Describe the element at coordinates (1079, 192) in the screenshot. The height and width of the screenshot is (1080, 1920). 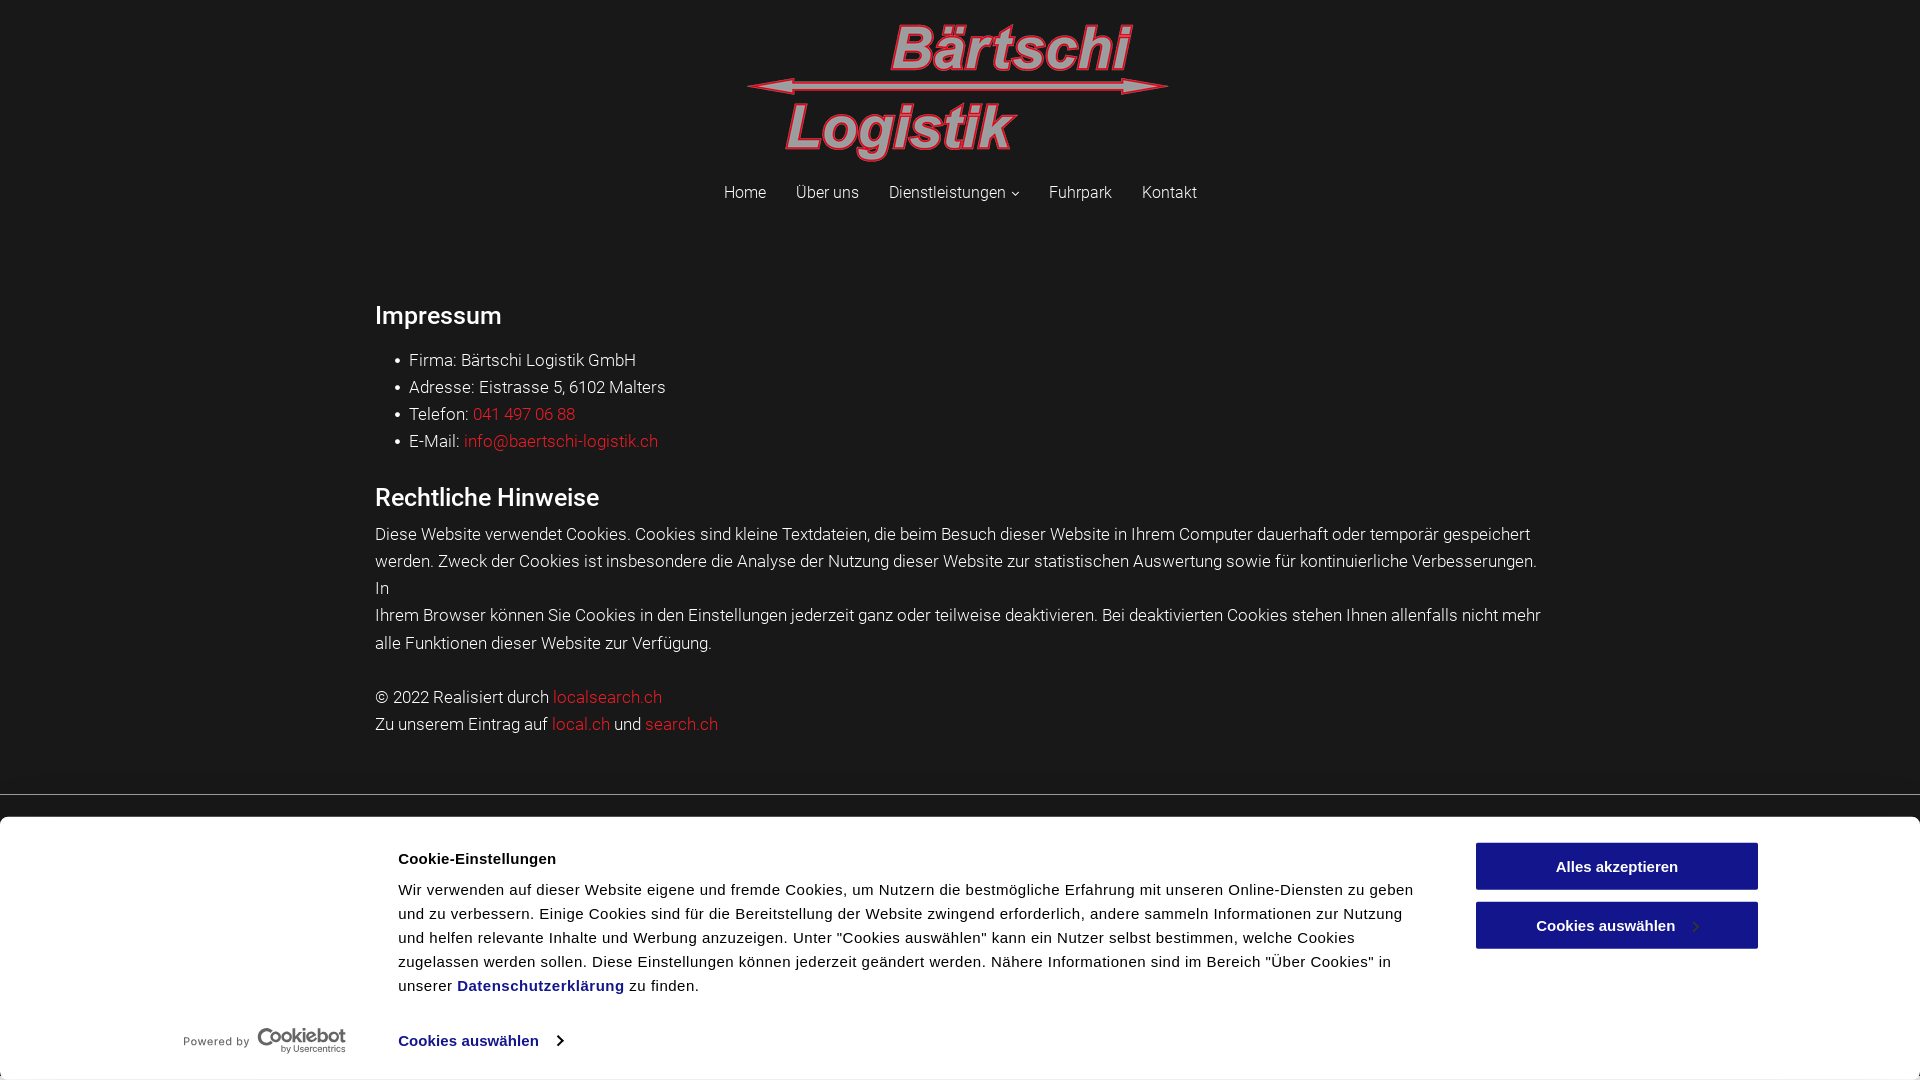
I see `'Fuhrpark'` at that location.